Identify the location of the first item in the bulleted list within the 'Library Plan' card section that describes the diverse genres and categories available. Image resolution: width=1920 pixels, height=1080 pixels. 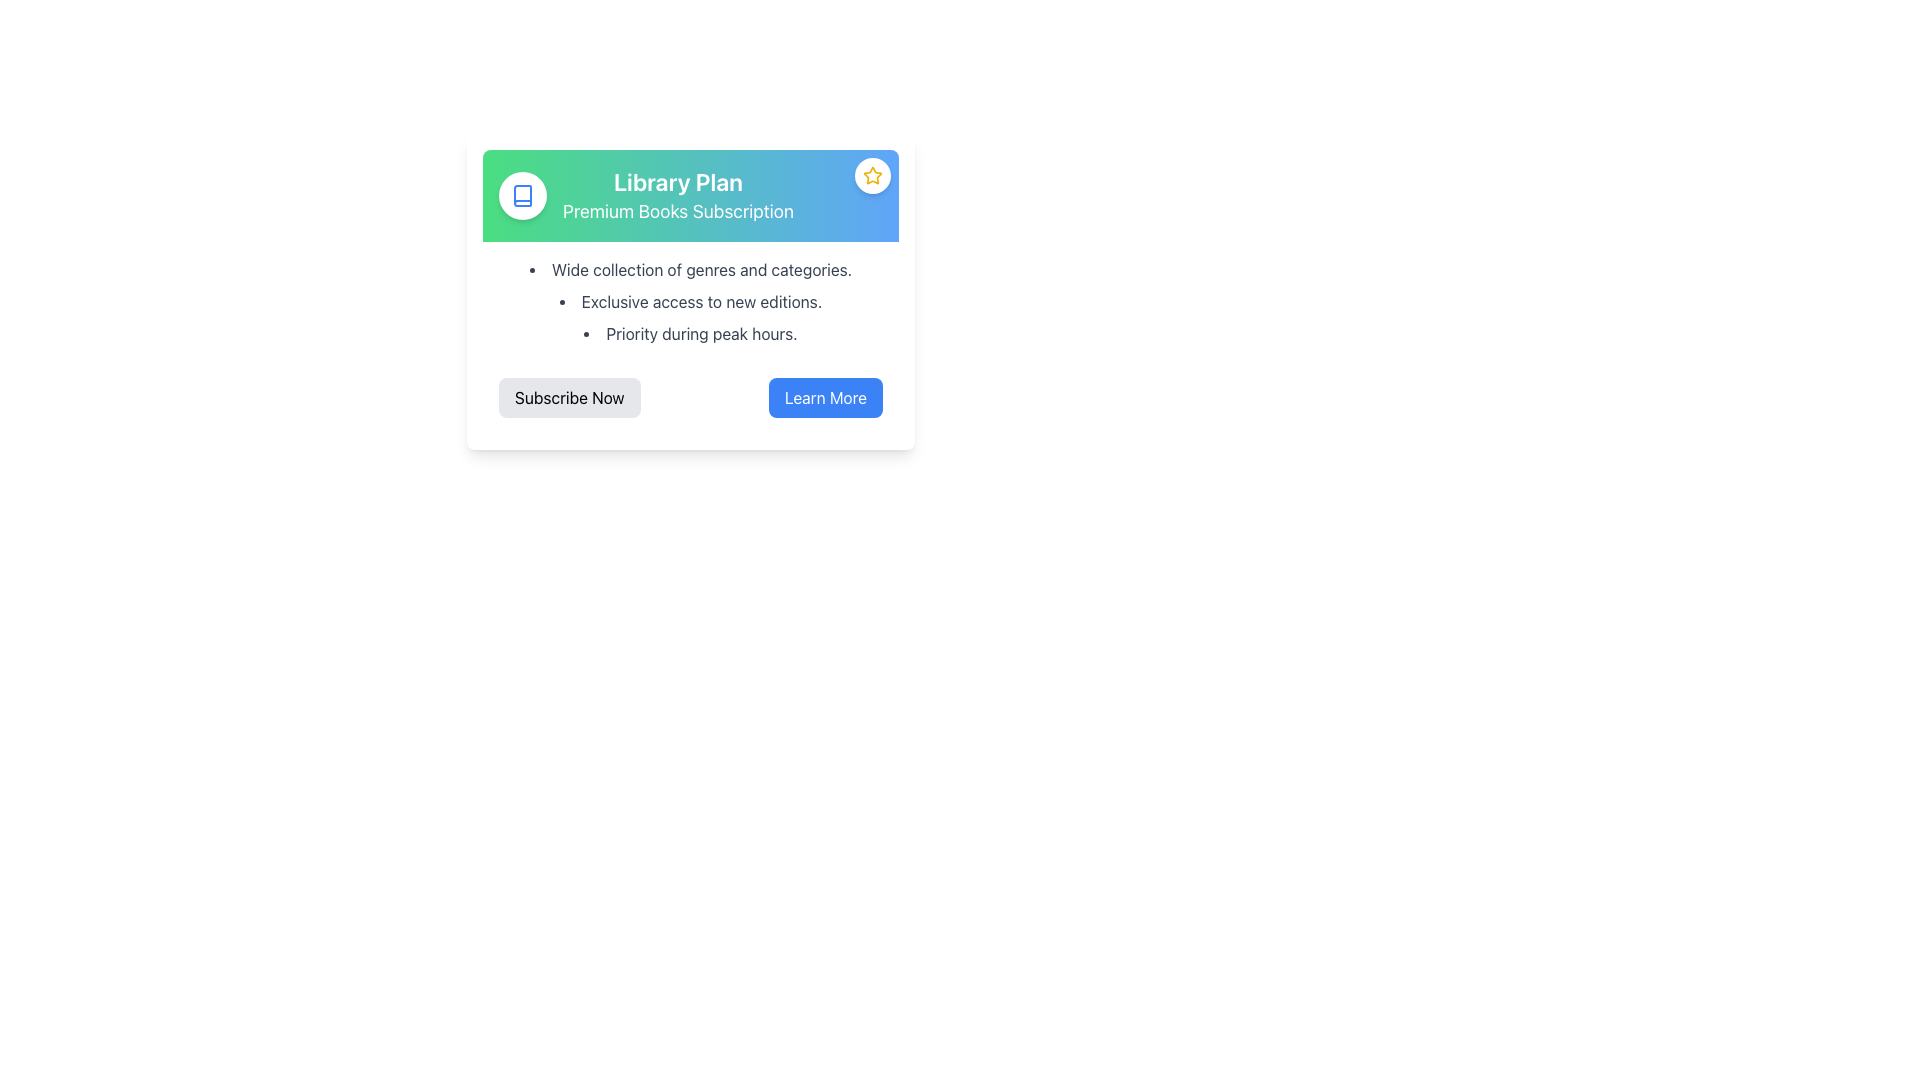
(691, 270).